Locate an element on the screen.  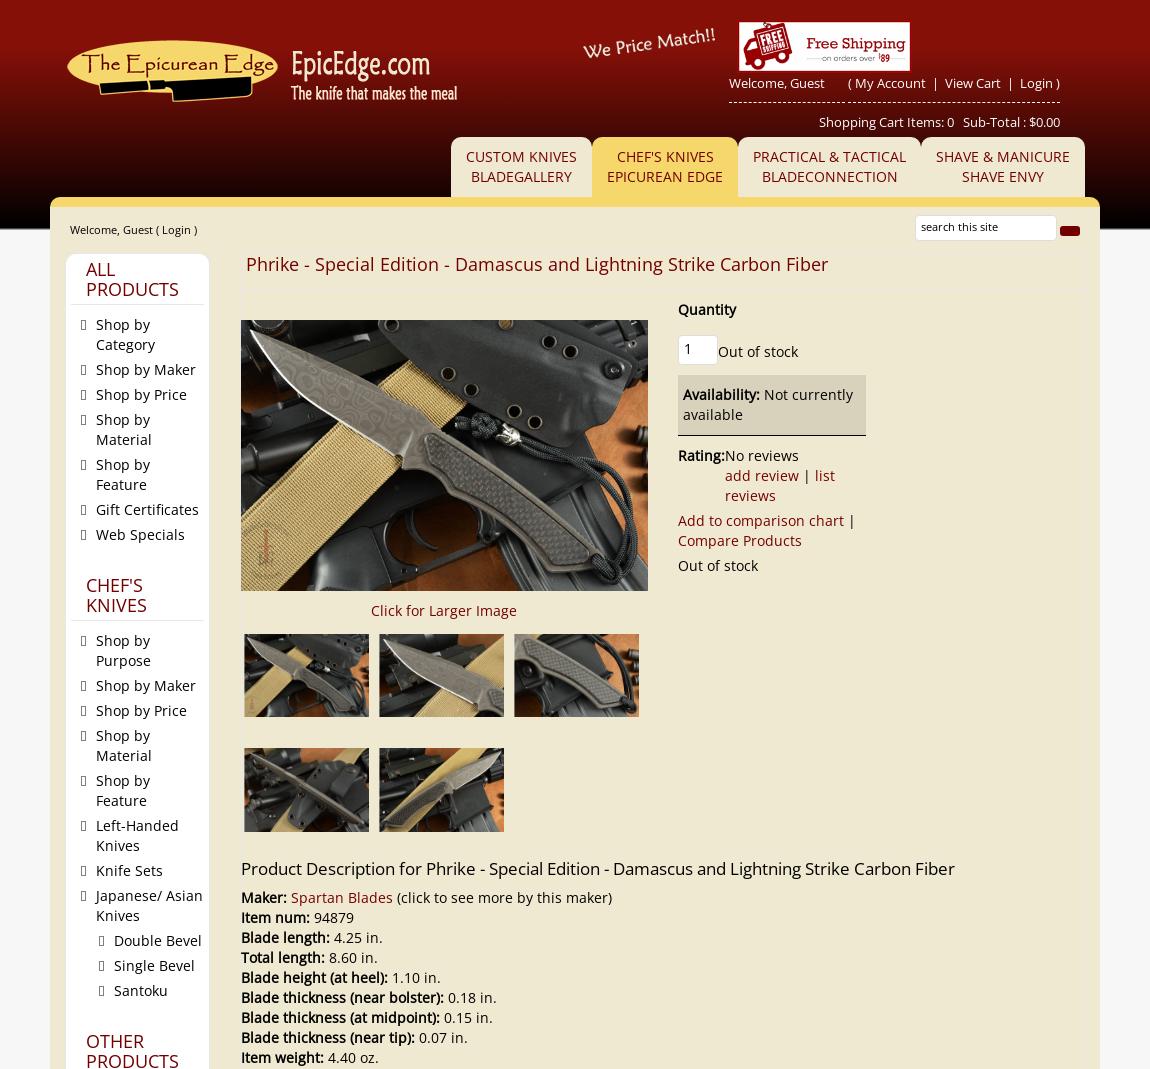
'4.40 oz.' is located at coordinates (351, 1057).